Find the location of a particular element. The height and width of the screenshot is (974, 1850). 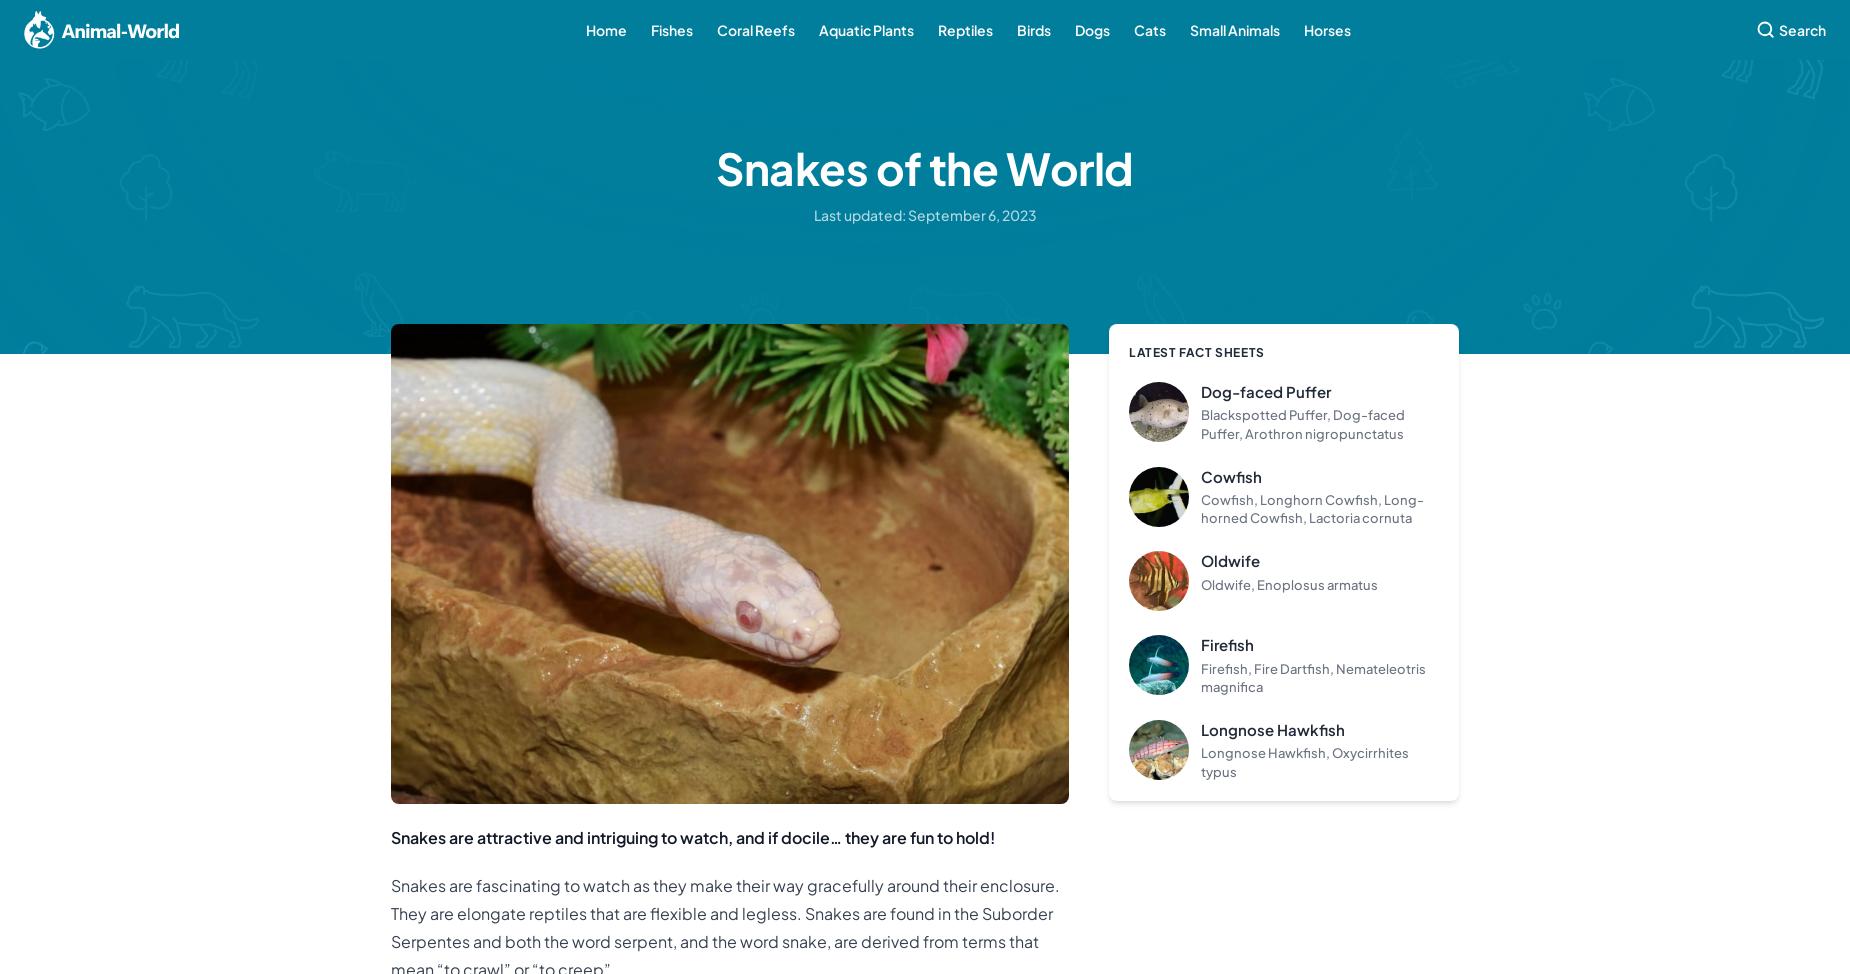

'Birds' is located at coordinates (1032, 29).